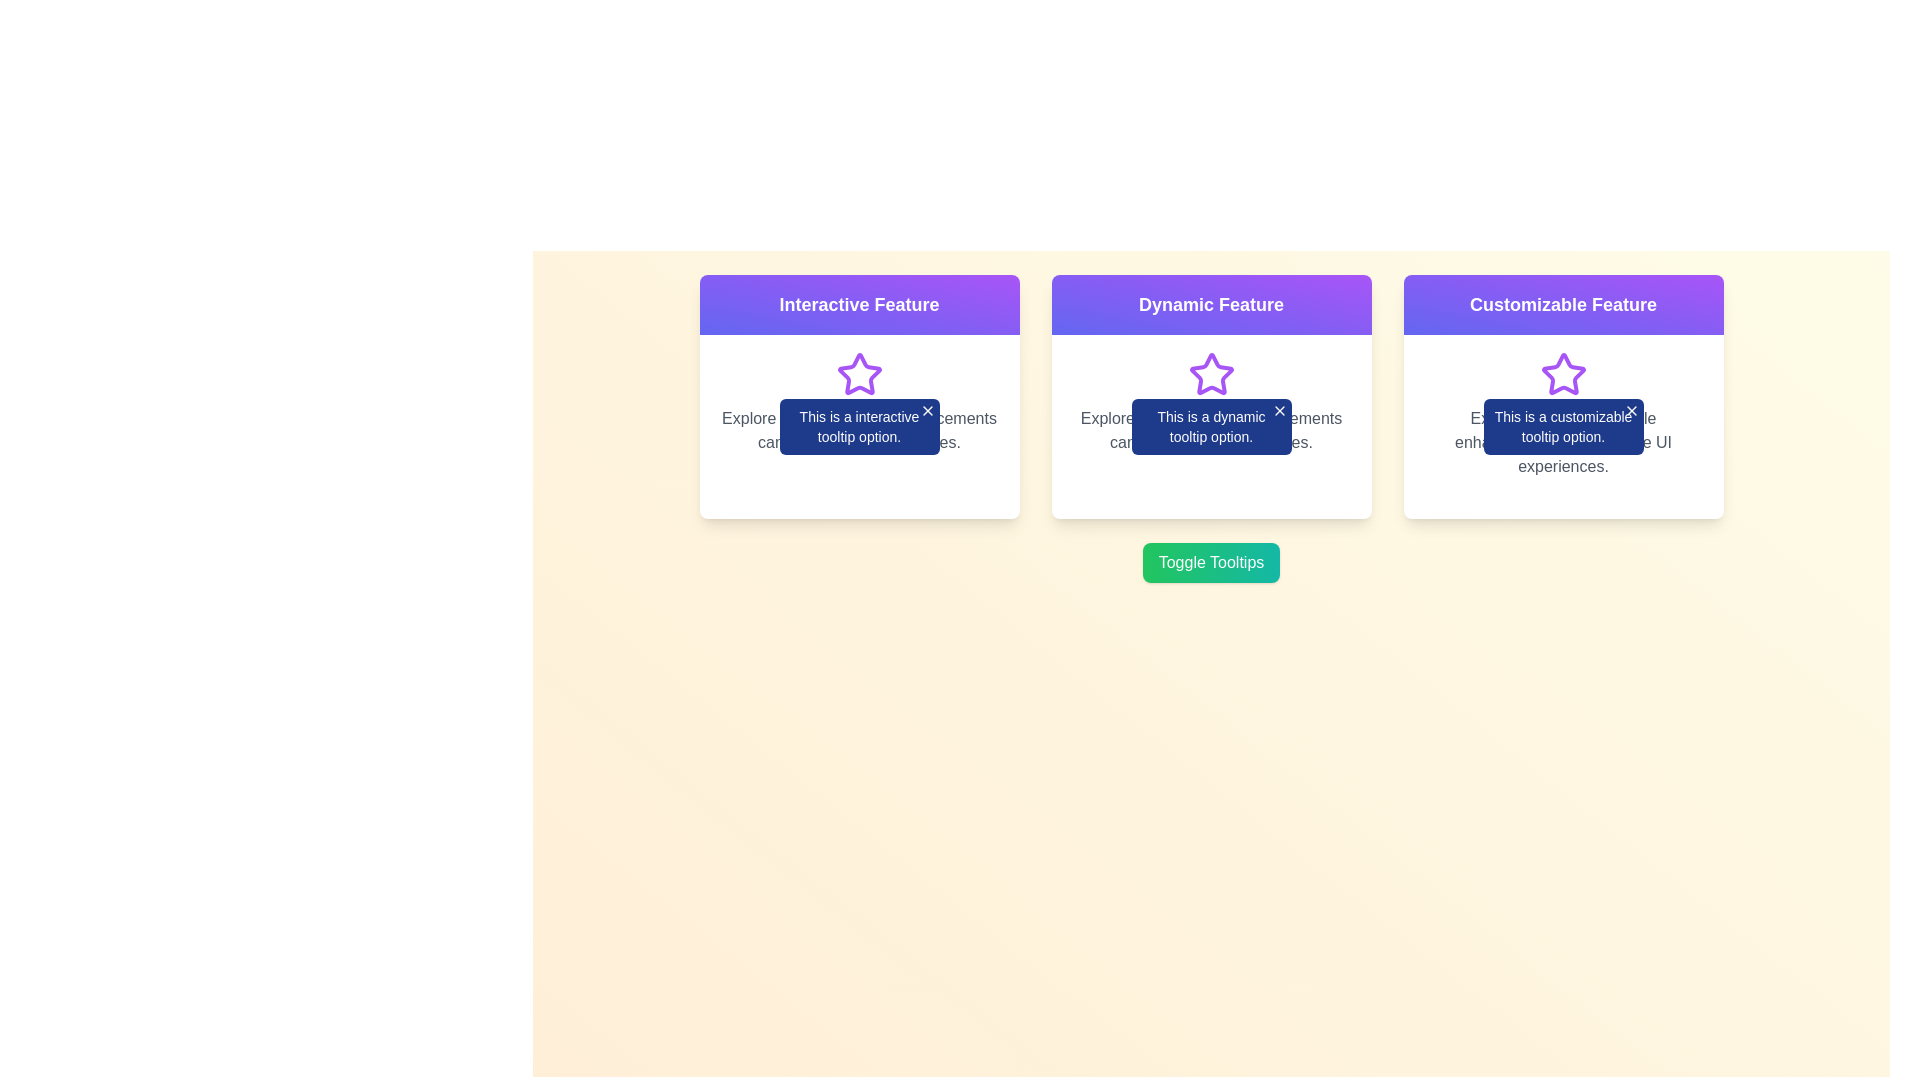 The image size is (1920, 1080). What do you see at coordinates (1631, 410) in the screenshot?
I see `the small 'X' button in the top-right corner of the tooltip beneath the 'Customizable Feature' section` at bounding box center [1631, 410].